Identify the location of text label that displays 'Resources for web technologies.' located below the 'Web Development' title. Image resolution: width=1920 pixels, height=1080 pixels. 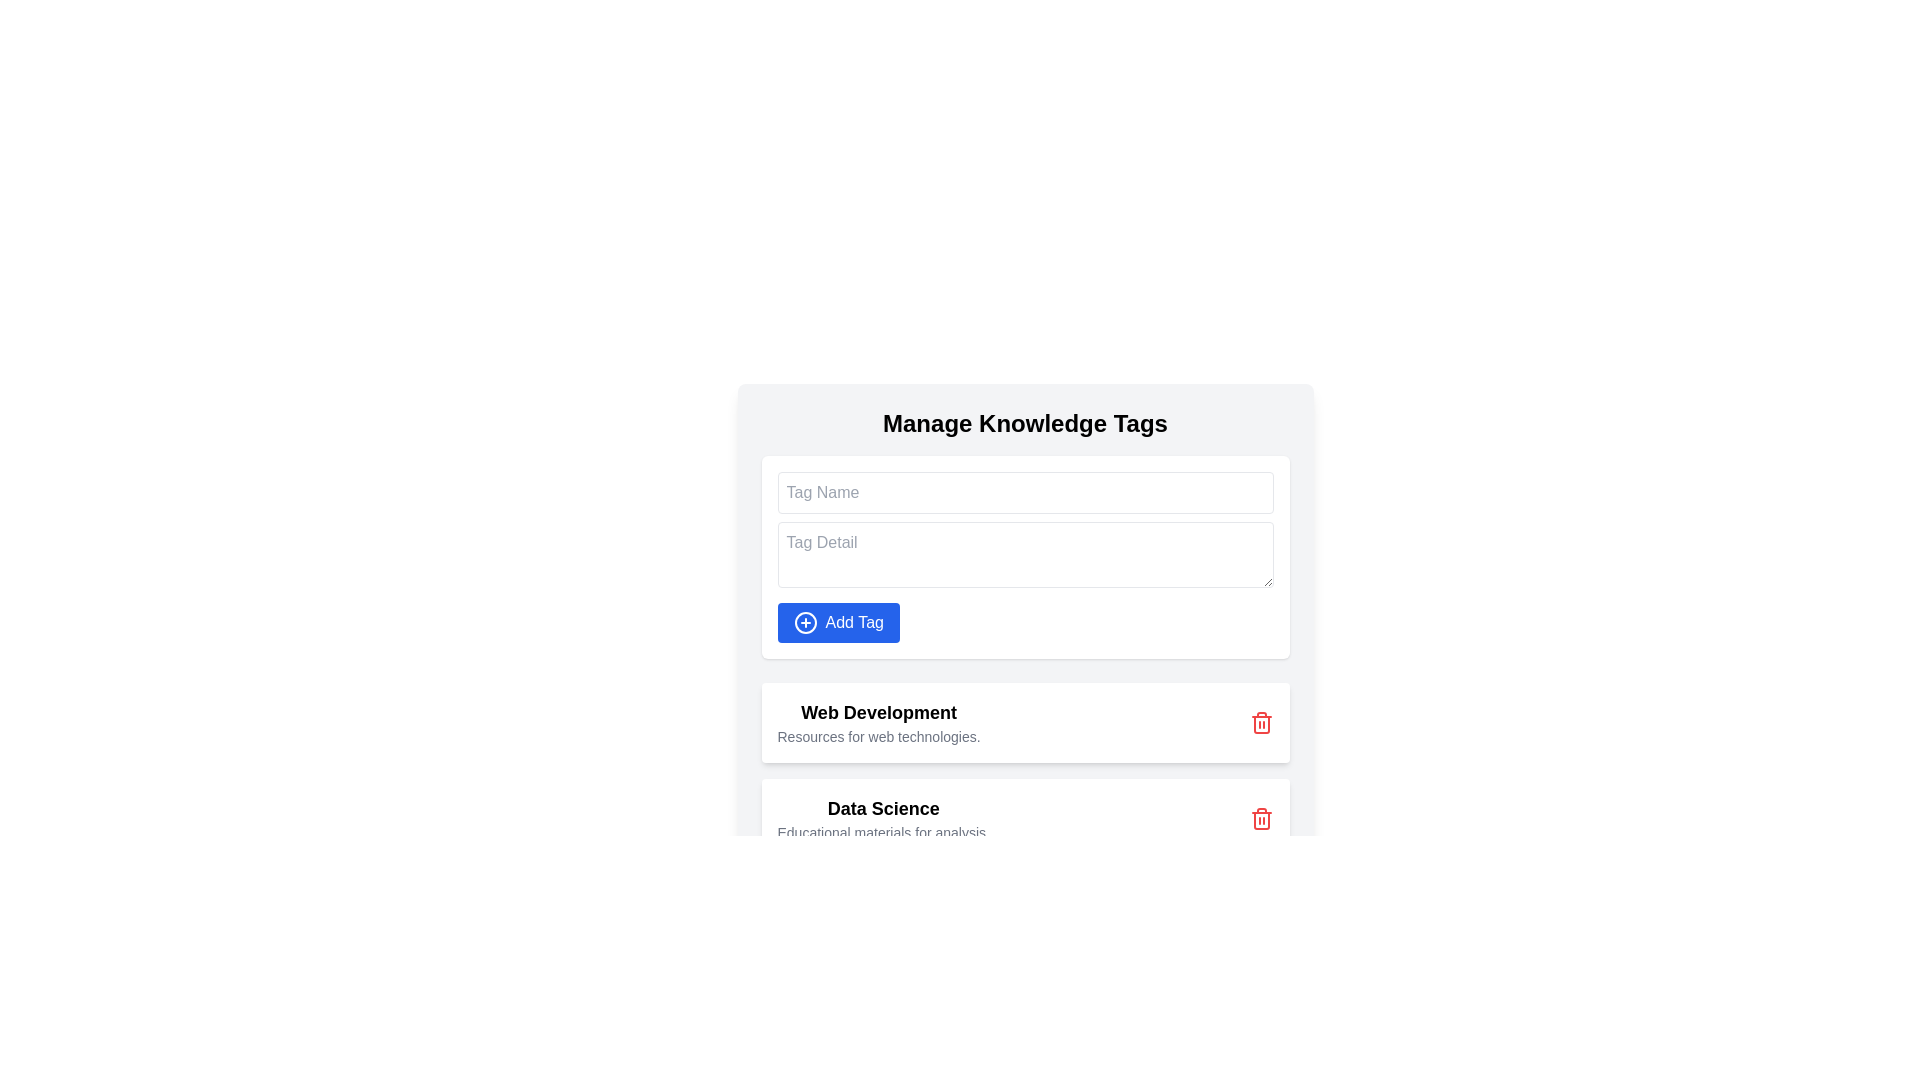
(878, 736).